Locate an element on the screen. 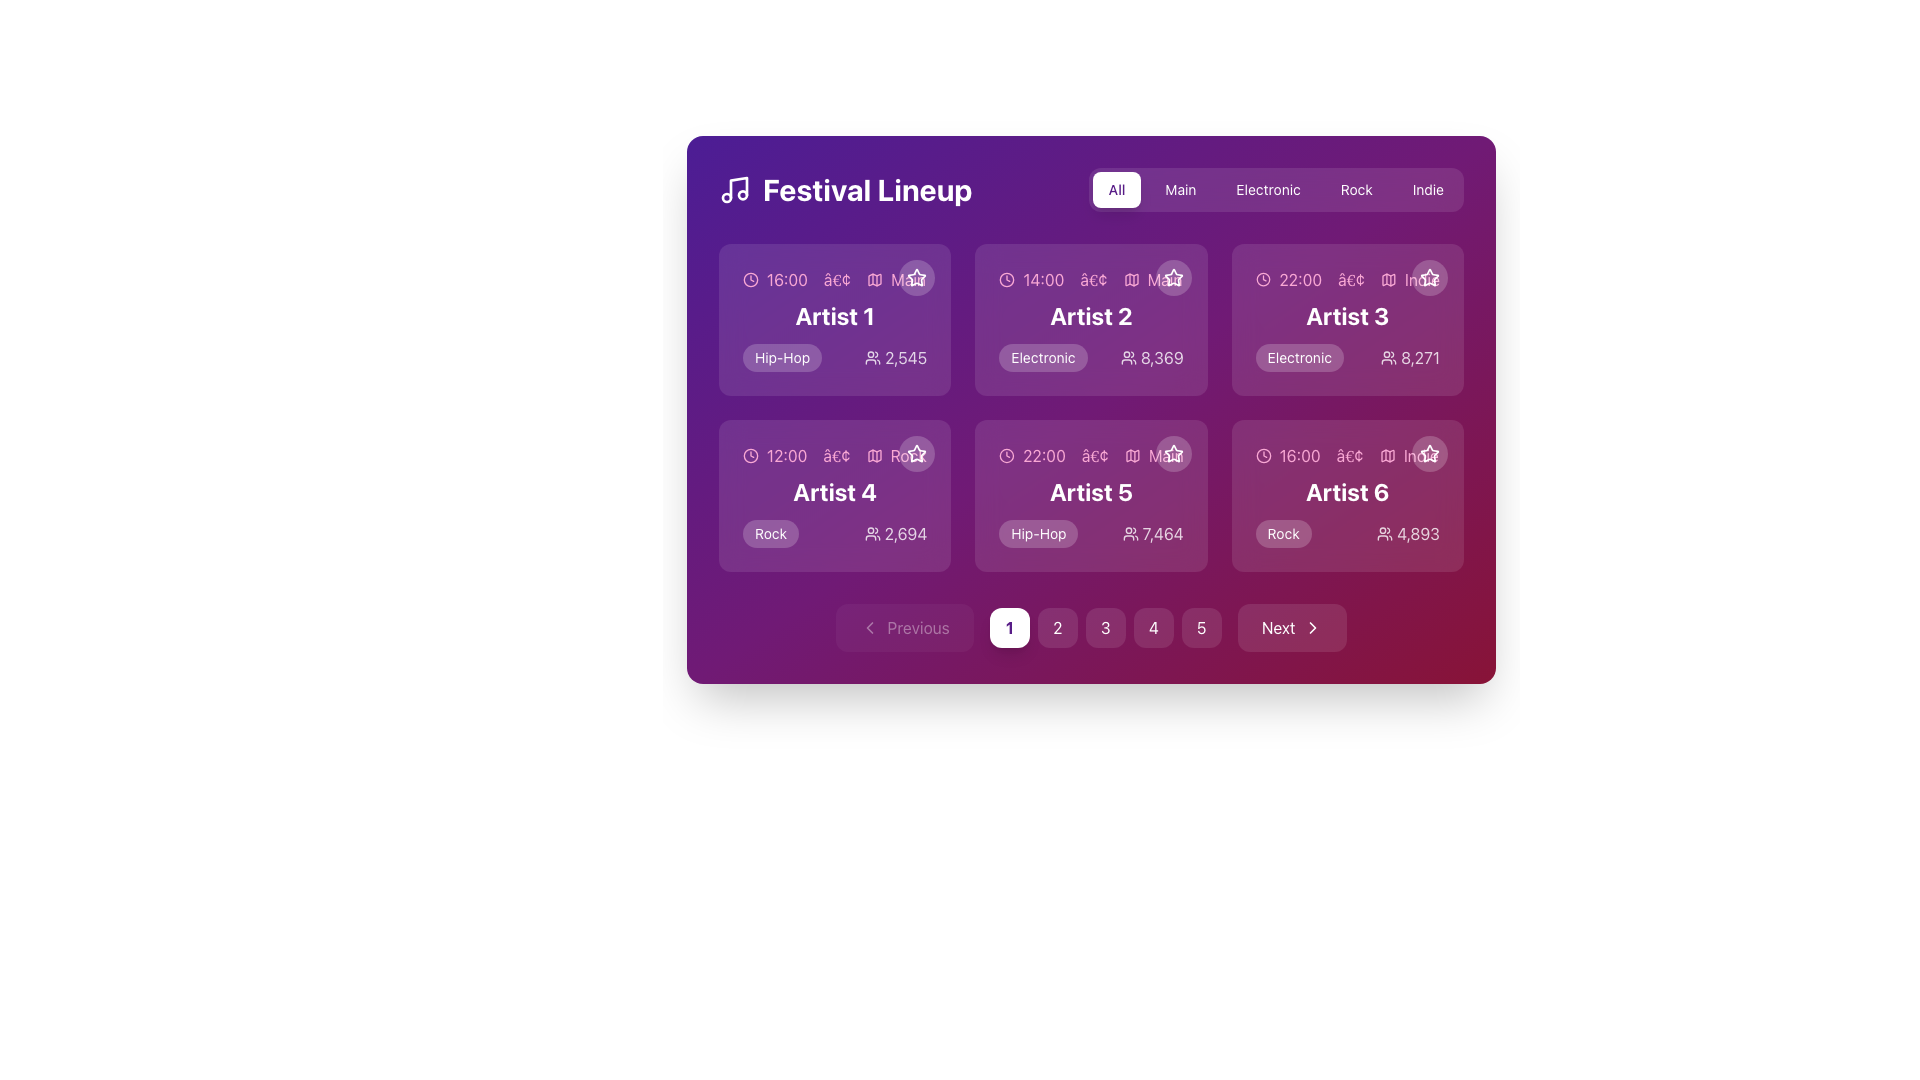 This screenshot has width=1920, height=1080. the star icon located within the 'Artist 5' card is located at coordinates (1173, 454).